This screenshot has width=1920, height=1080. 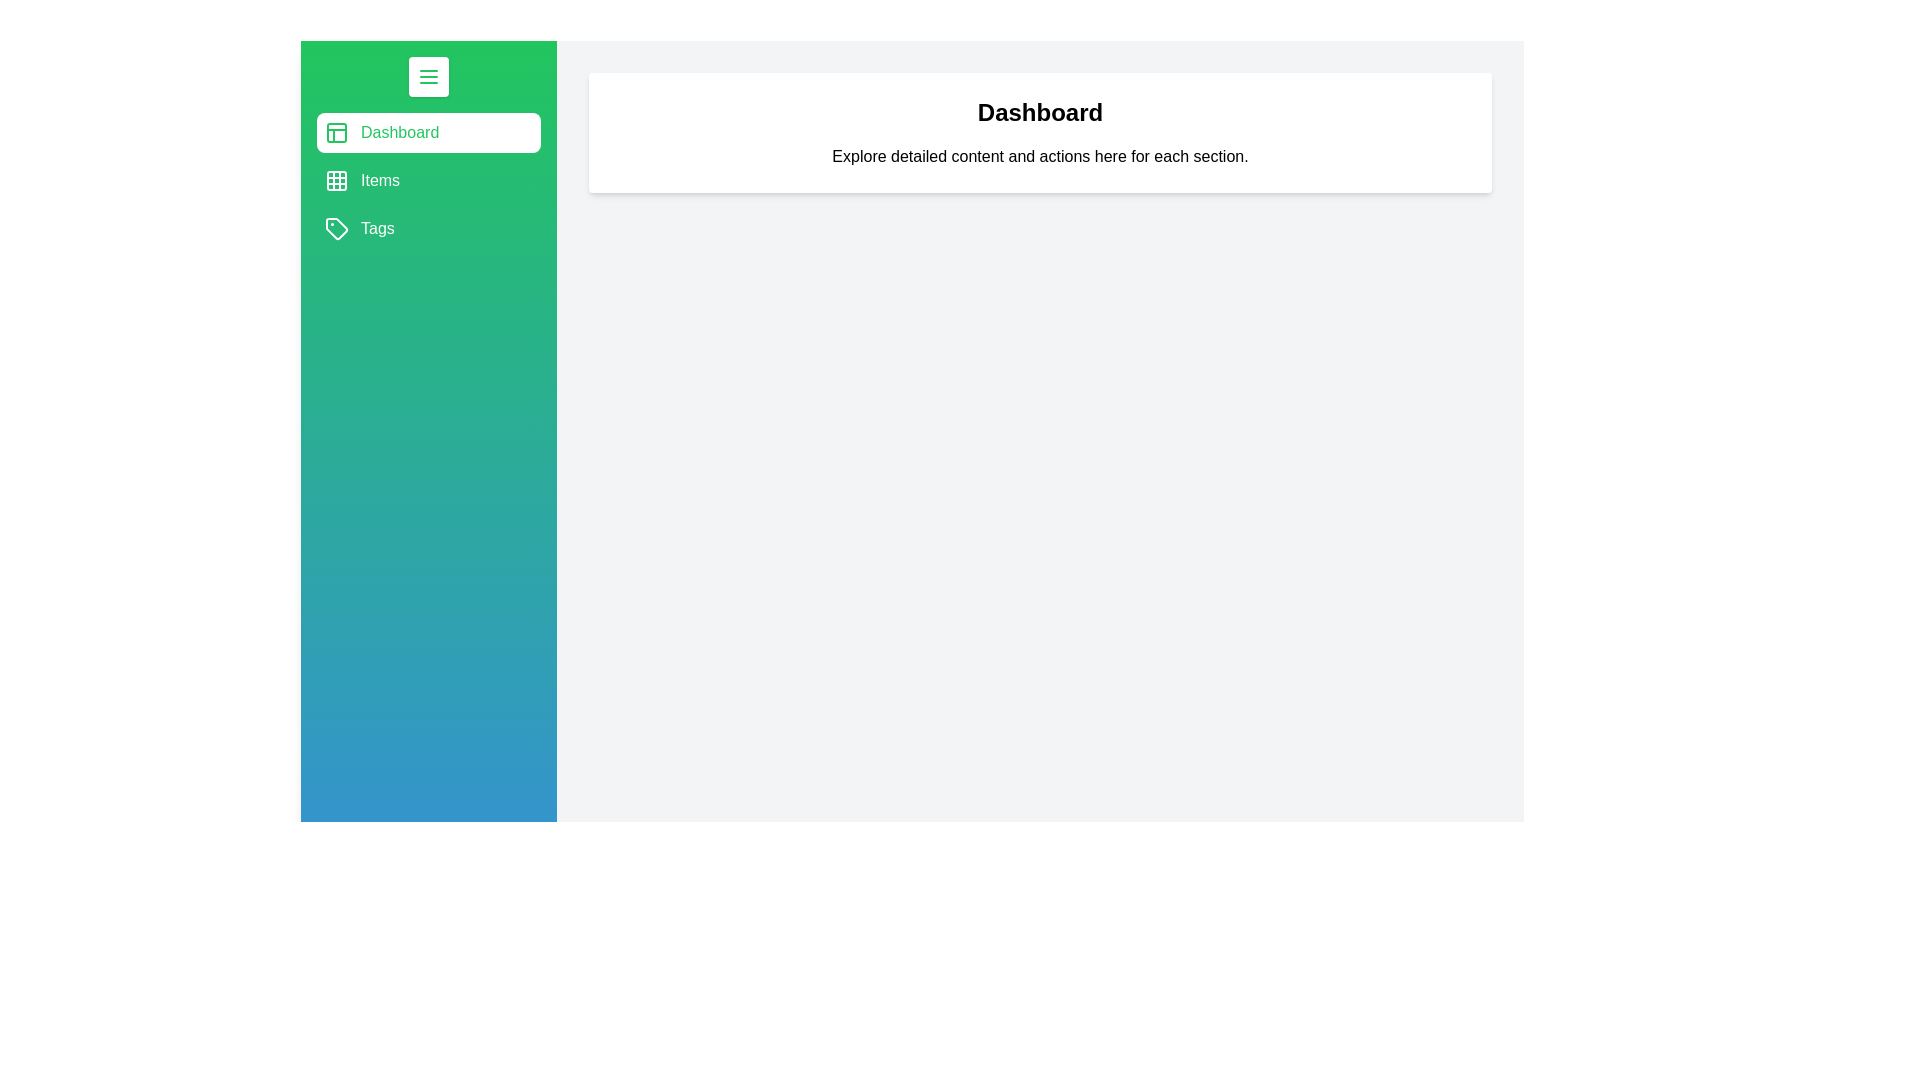 What do you see at coordinates (427, 227) in the screenshot?
I see `the section Tags to select it` at bounding box center [427, 227].